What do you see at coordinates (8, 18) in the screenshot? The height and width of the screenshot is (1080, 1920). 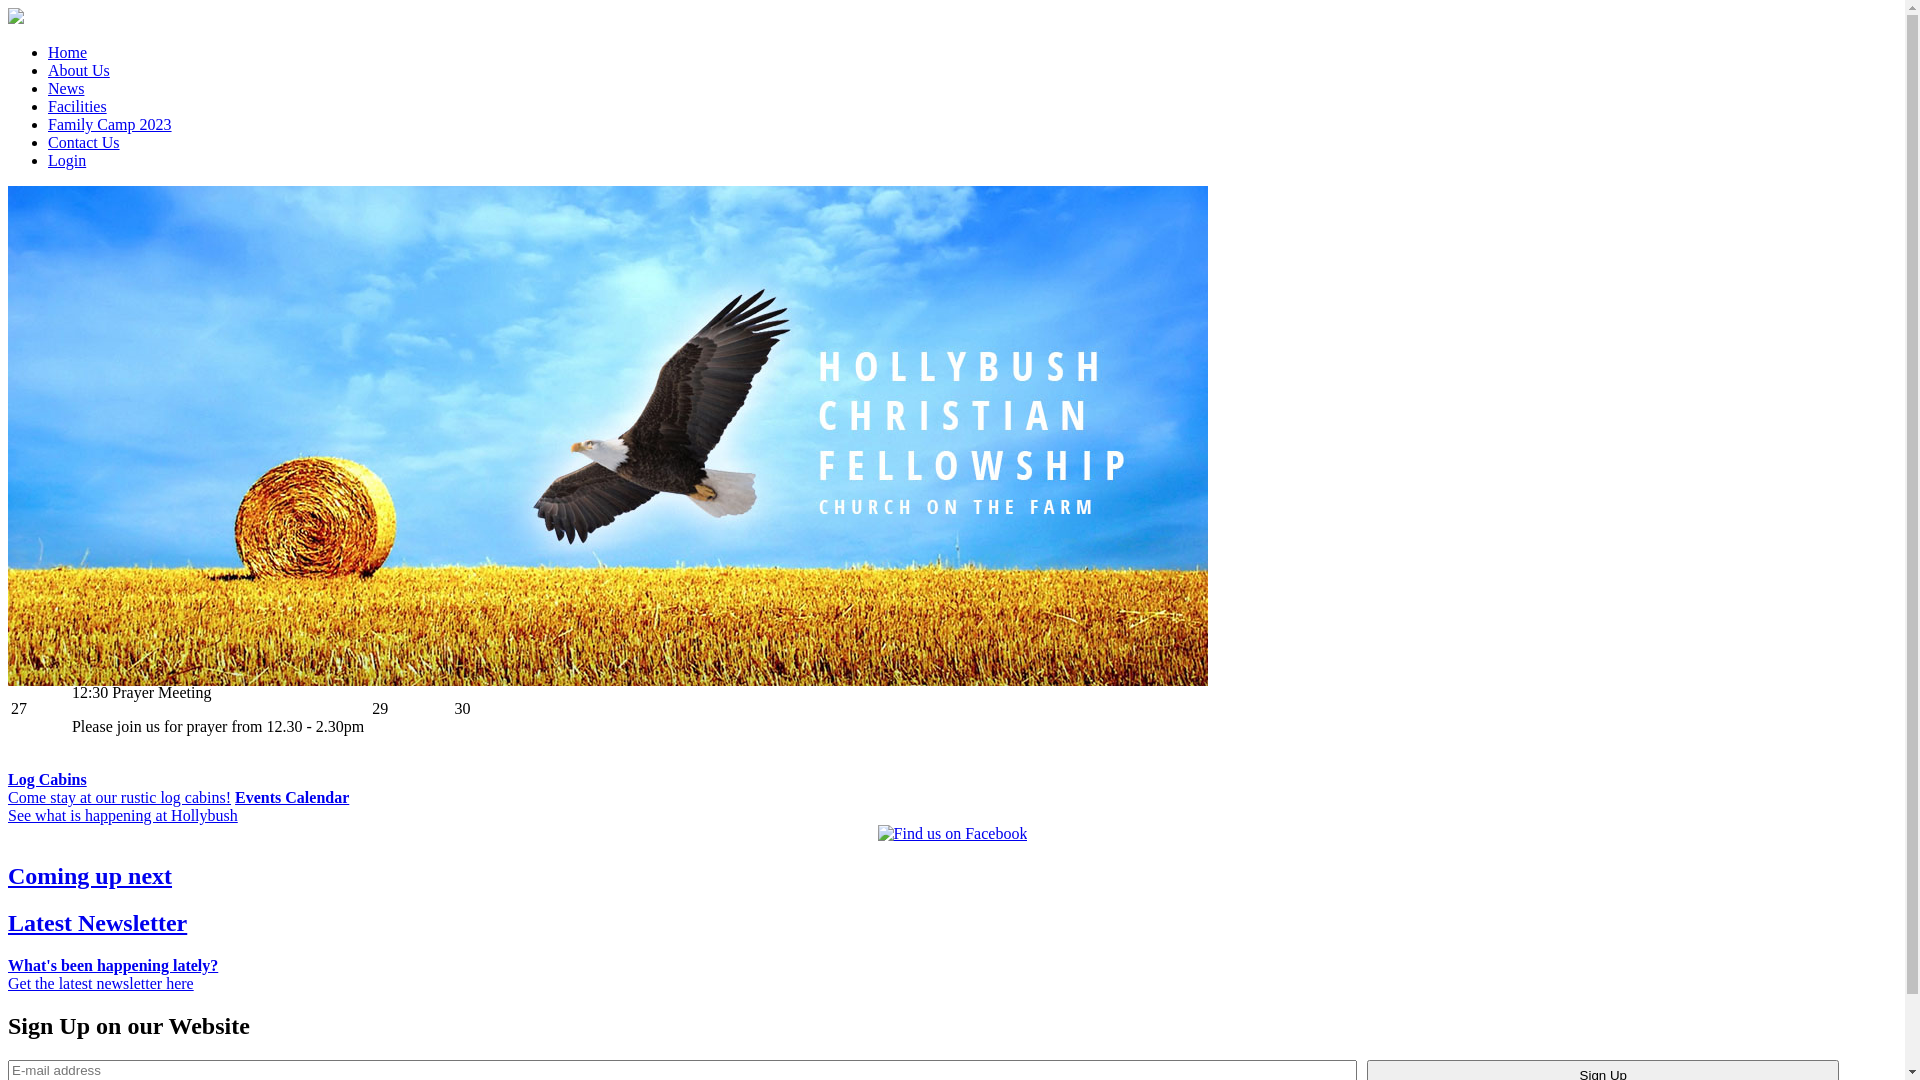 I see `'Hollybush Christian Fellowship'` at bounding box center [8, 18].